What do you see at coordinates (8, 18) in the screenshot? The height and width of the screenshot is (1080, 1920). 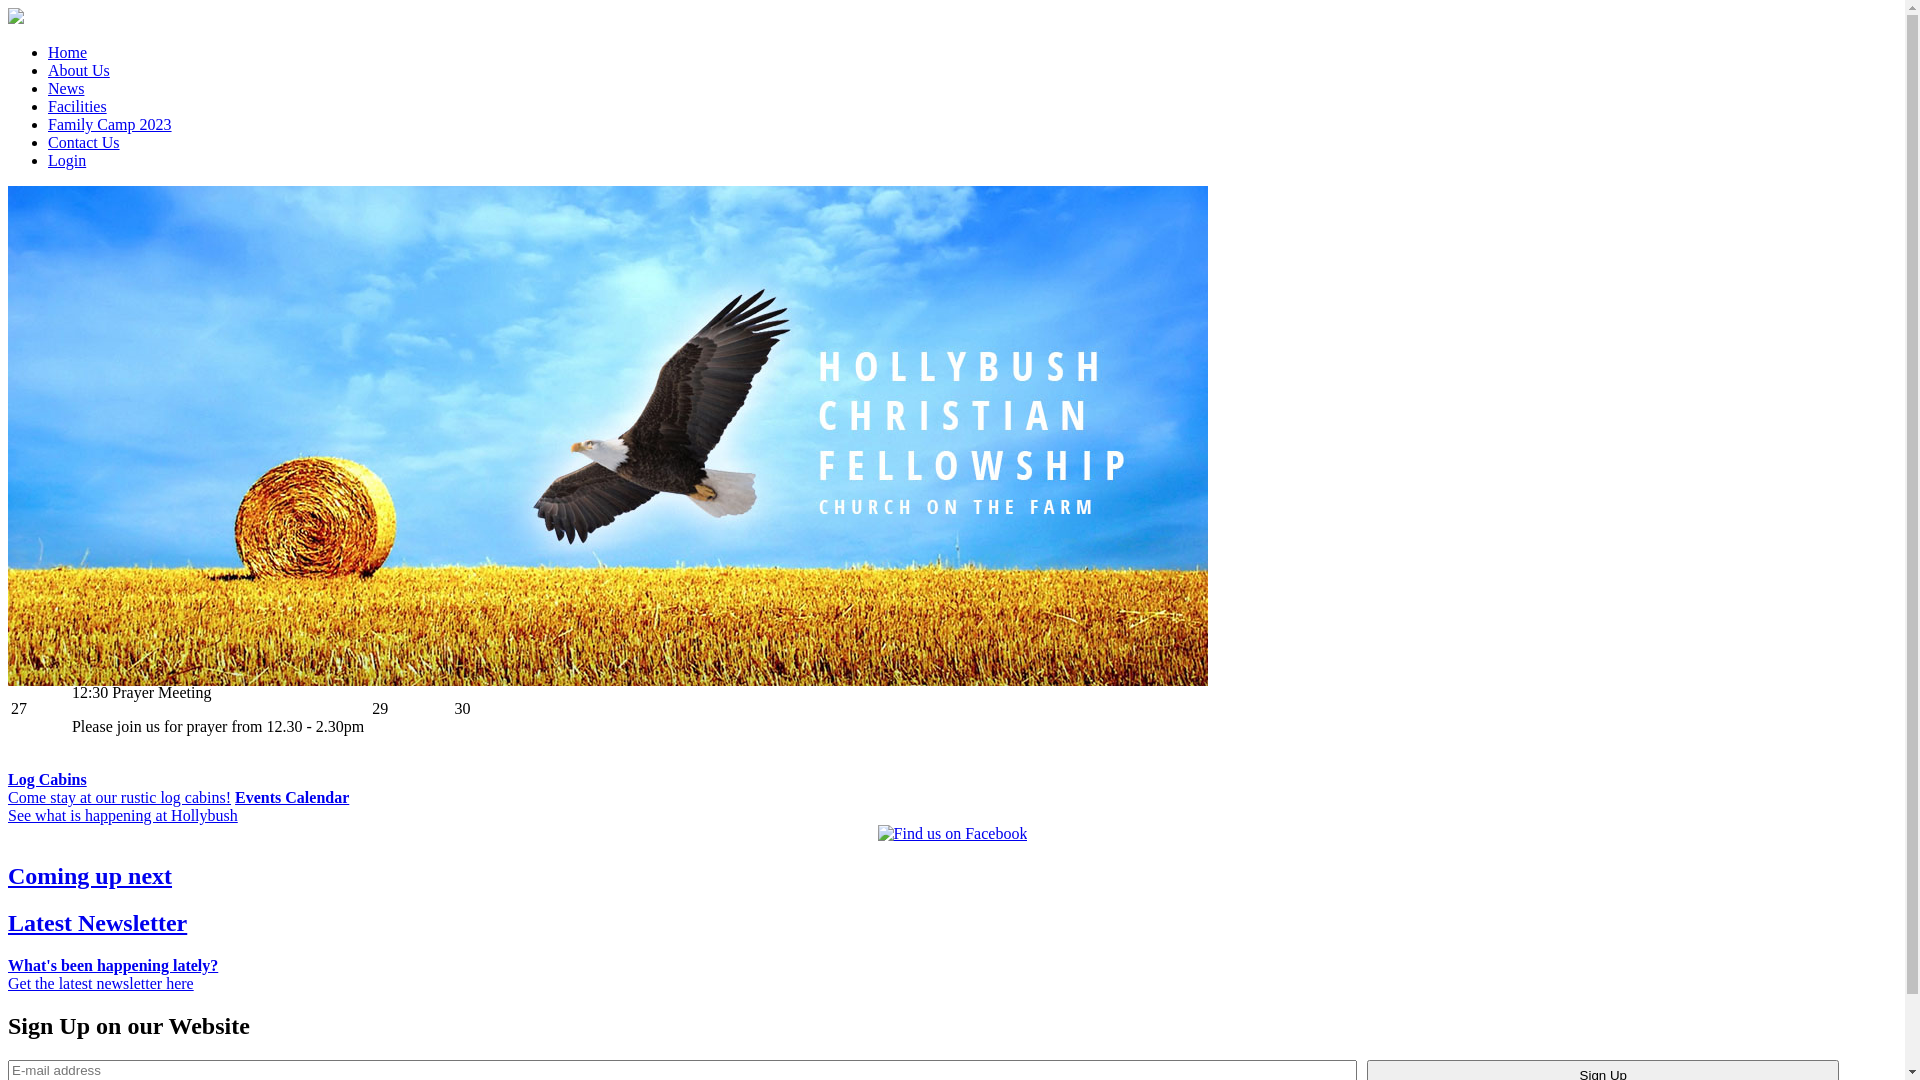 I see `'Hollybush Christian Fellowship'` at bounding box center [8, 18].